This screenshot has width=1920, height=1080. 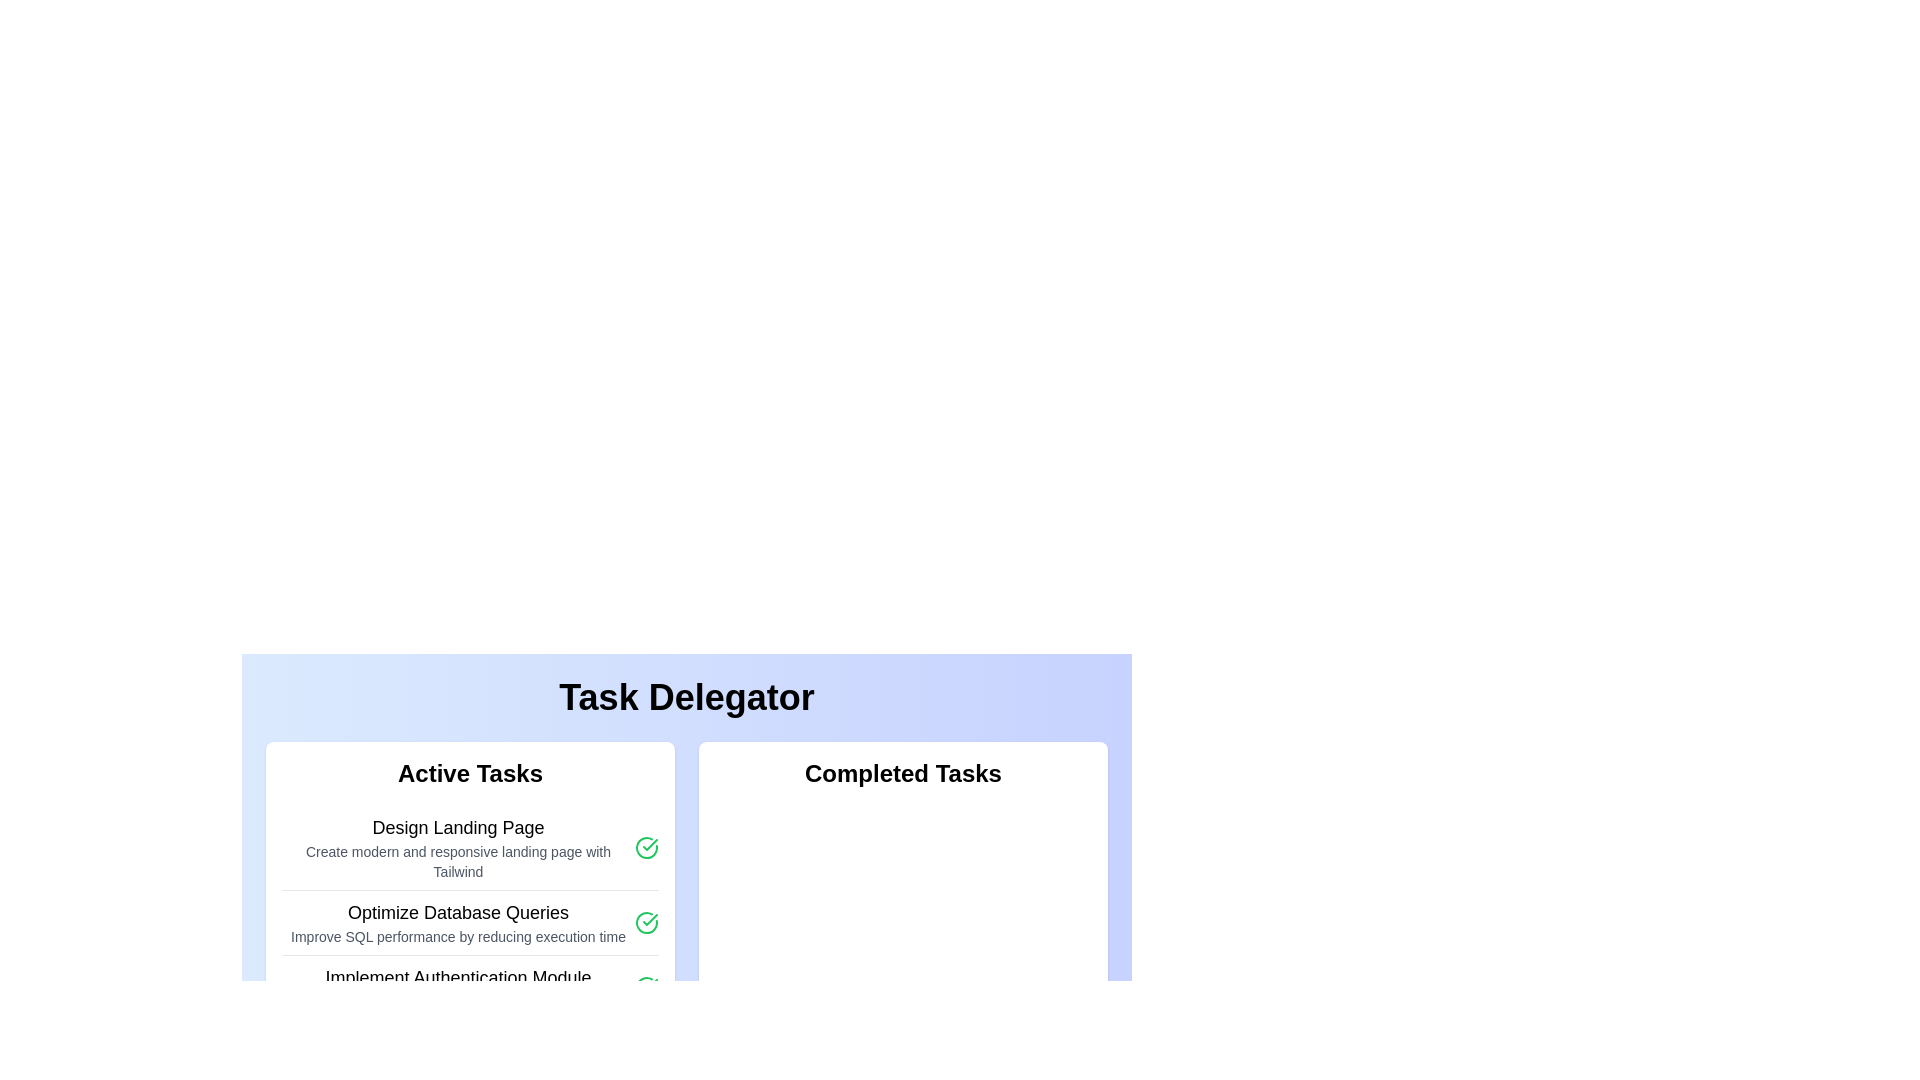 What do you see at coordinates (457, 922) in the screenshot?
I see `the task entry for 'Database Query Optimization' from the 'Active Tasks' section in the left panel` at bounding box center [457, 922].